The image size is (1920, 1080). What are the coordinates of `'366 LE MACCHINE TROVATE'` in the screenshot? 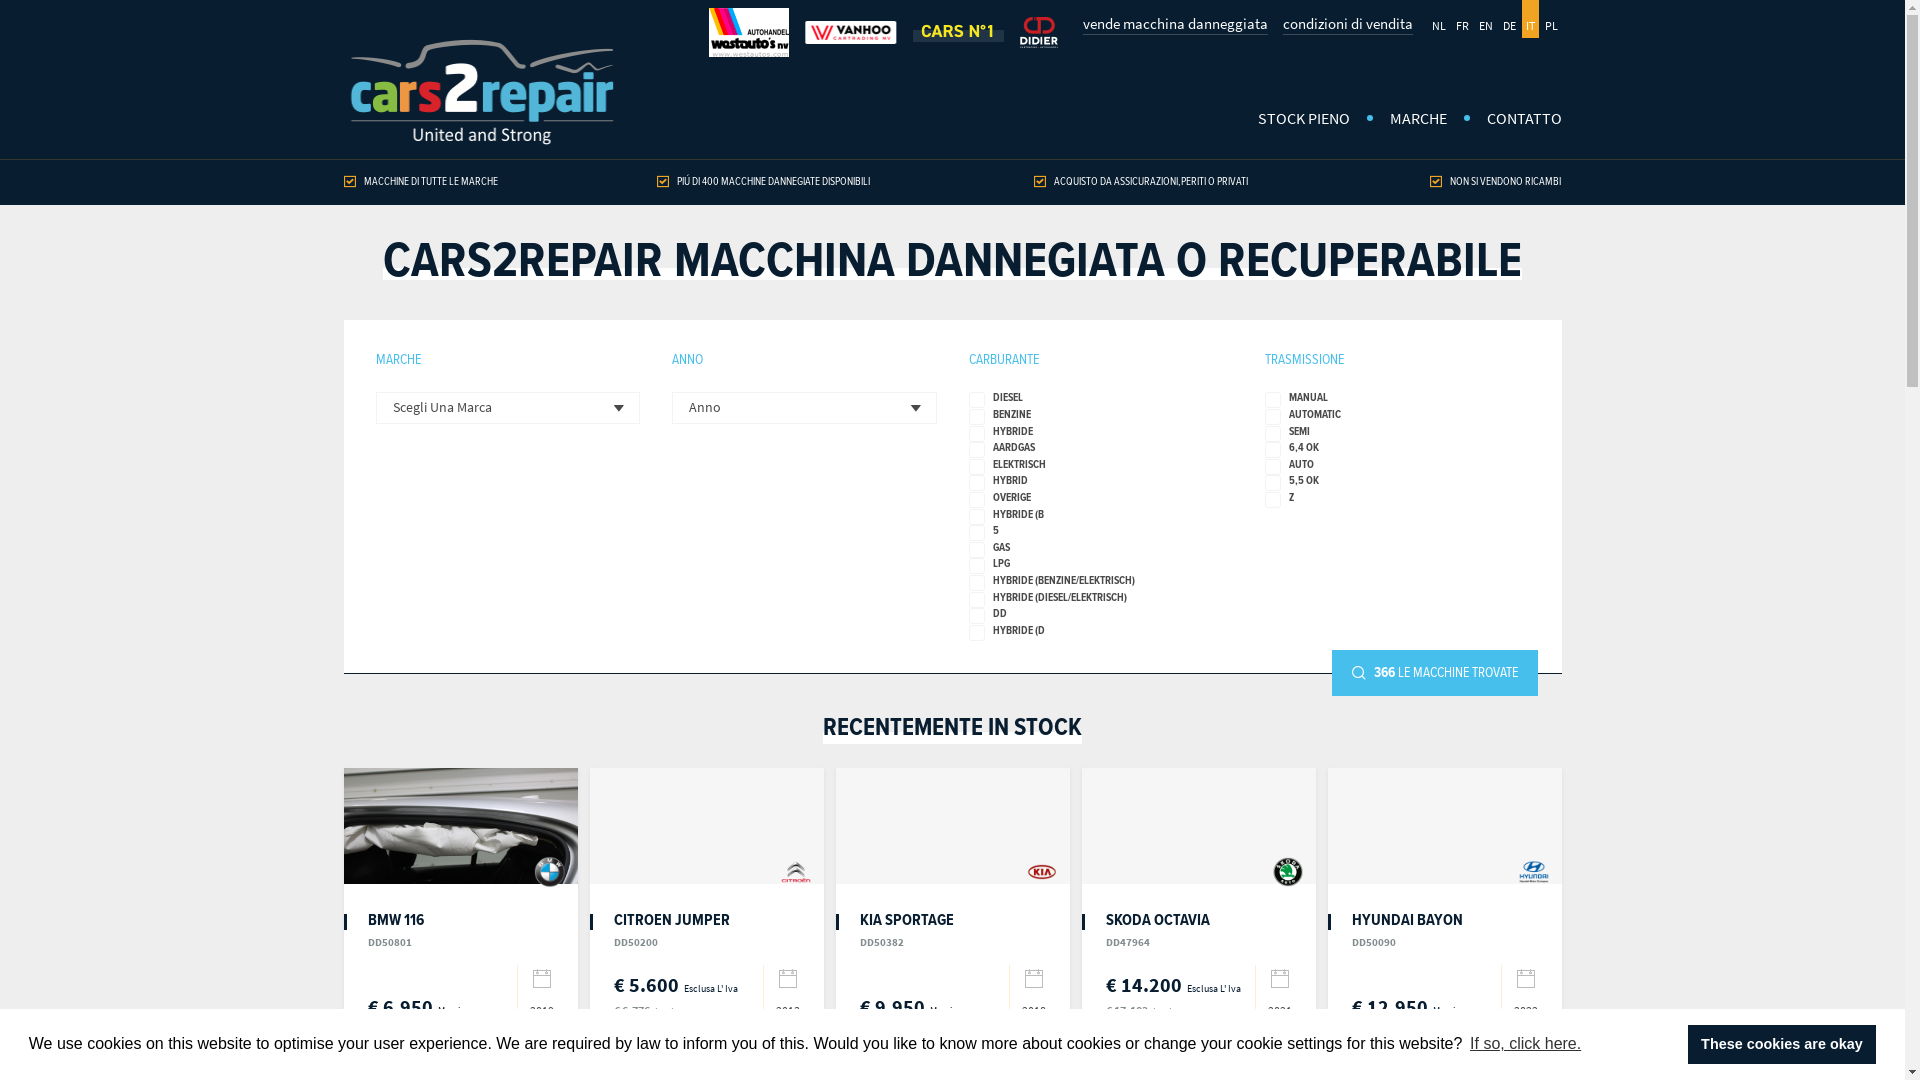 It's located at (1434, 672).